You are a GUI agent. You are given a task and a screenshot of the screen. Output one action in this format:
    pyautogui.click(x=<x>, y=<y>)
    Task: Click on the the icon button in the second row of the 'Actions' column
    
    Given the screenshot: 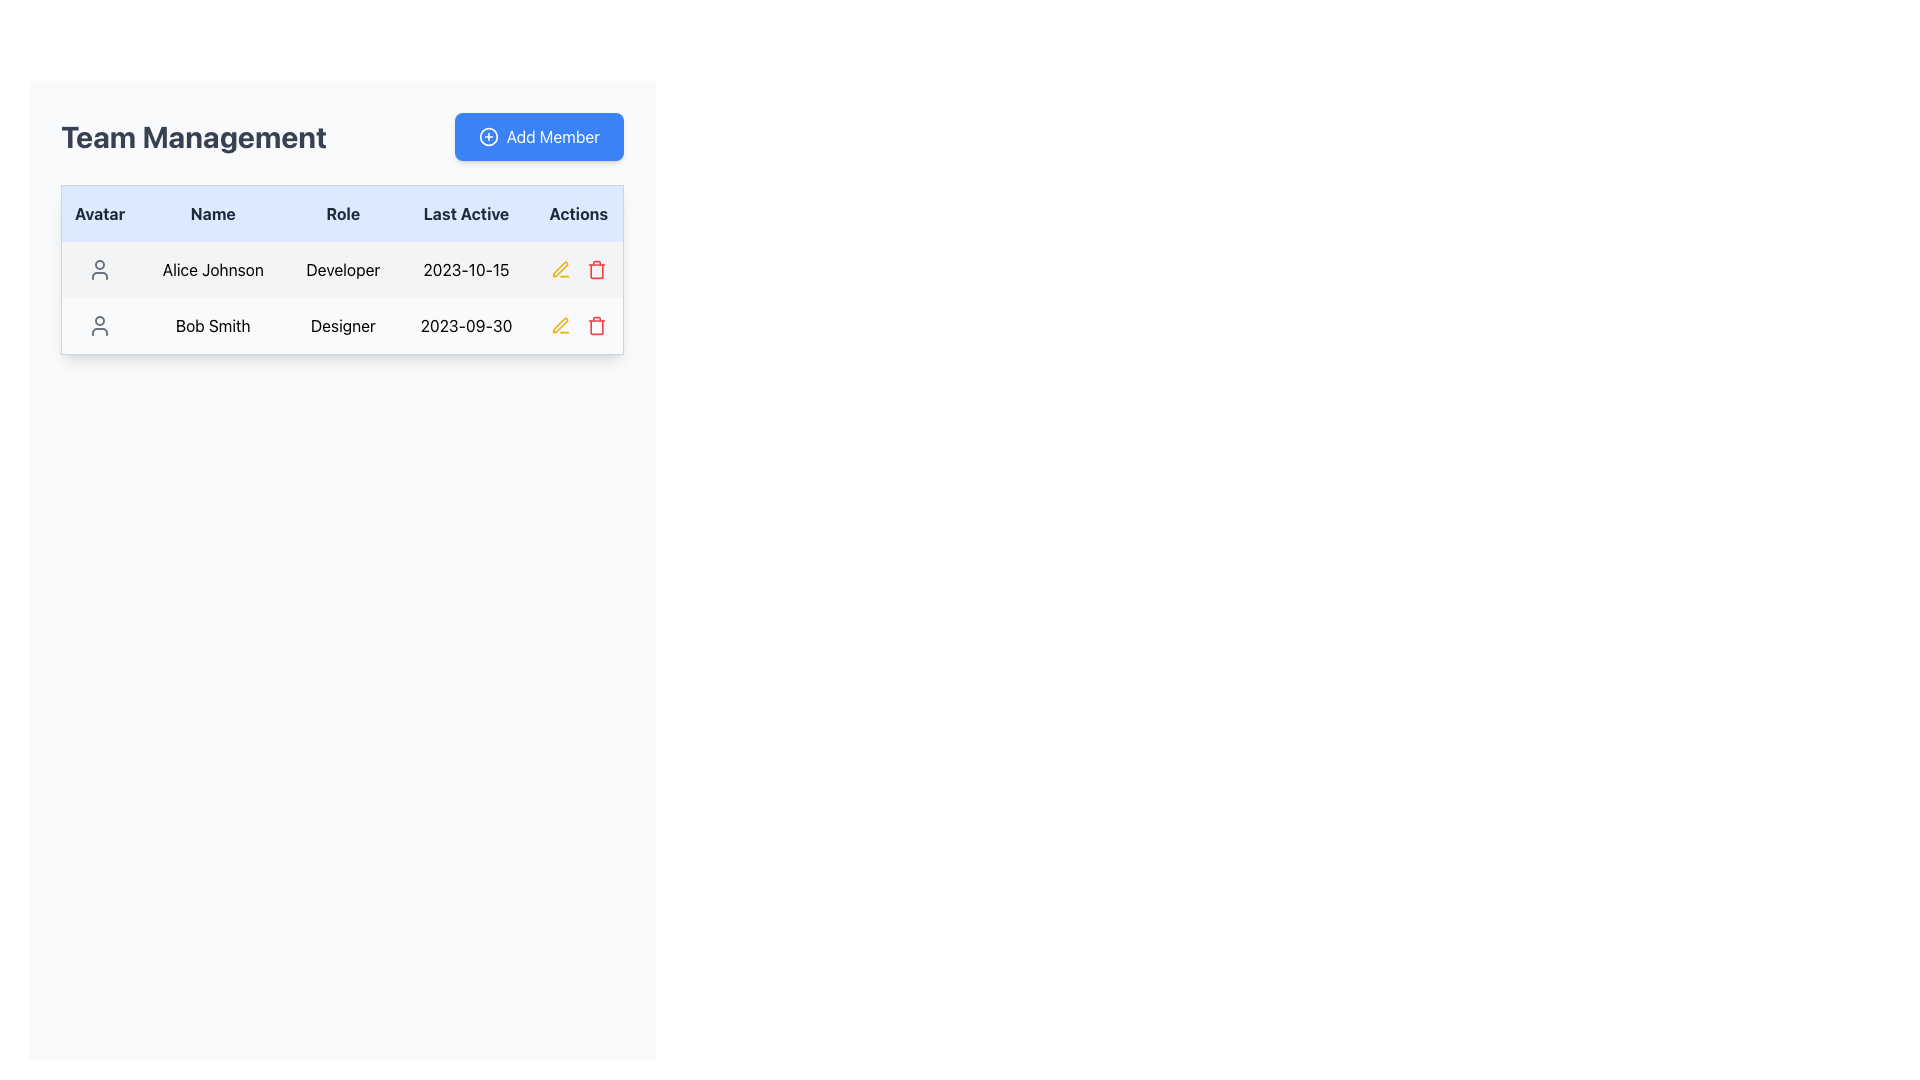 What is the action you would take?
    pyautogui.click(x=560, y=270)
    